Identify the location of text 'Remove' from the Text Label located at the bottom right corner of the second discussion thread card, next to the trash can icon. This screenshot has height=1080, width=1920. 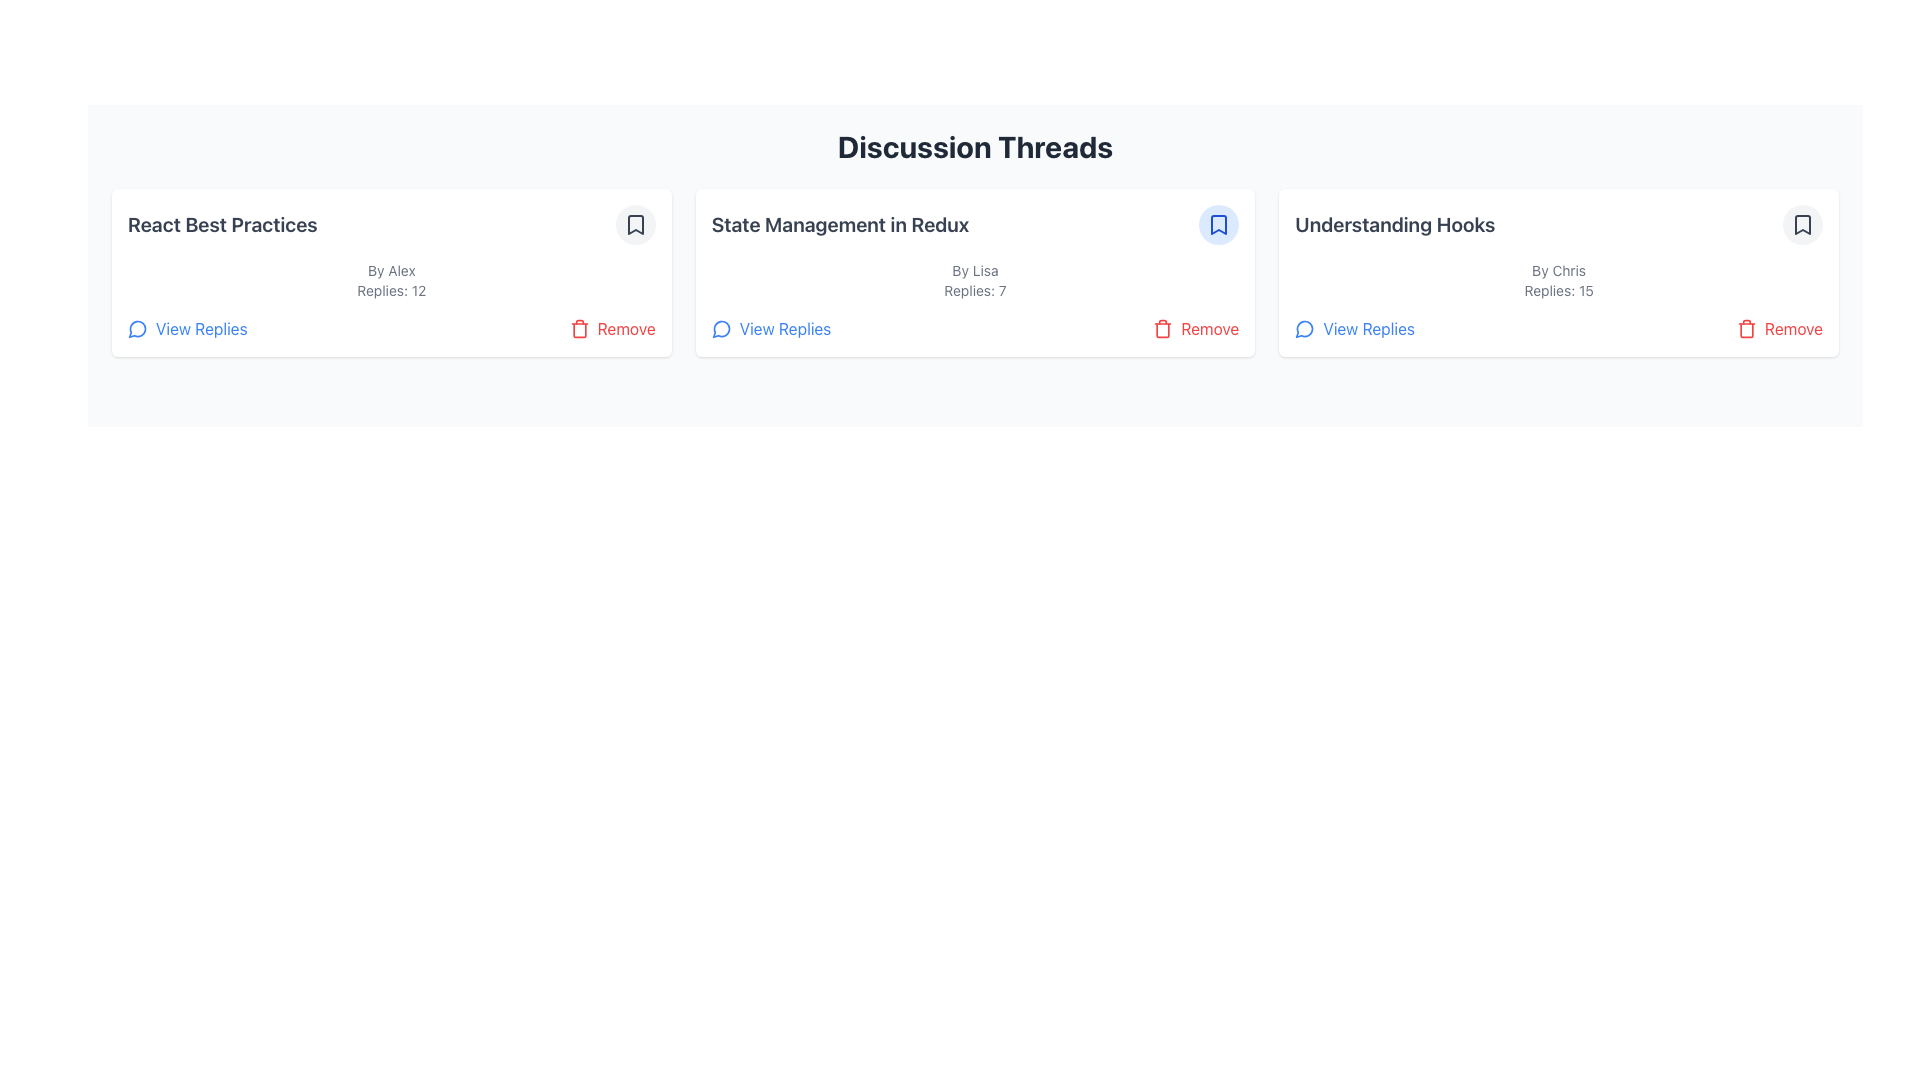
(625, 327).